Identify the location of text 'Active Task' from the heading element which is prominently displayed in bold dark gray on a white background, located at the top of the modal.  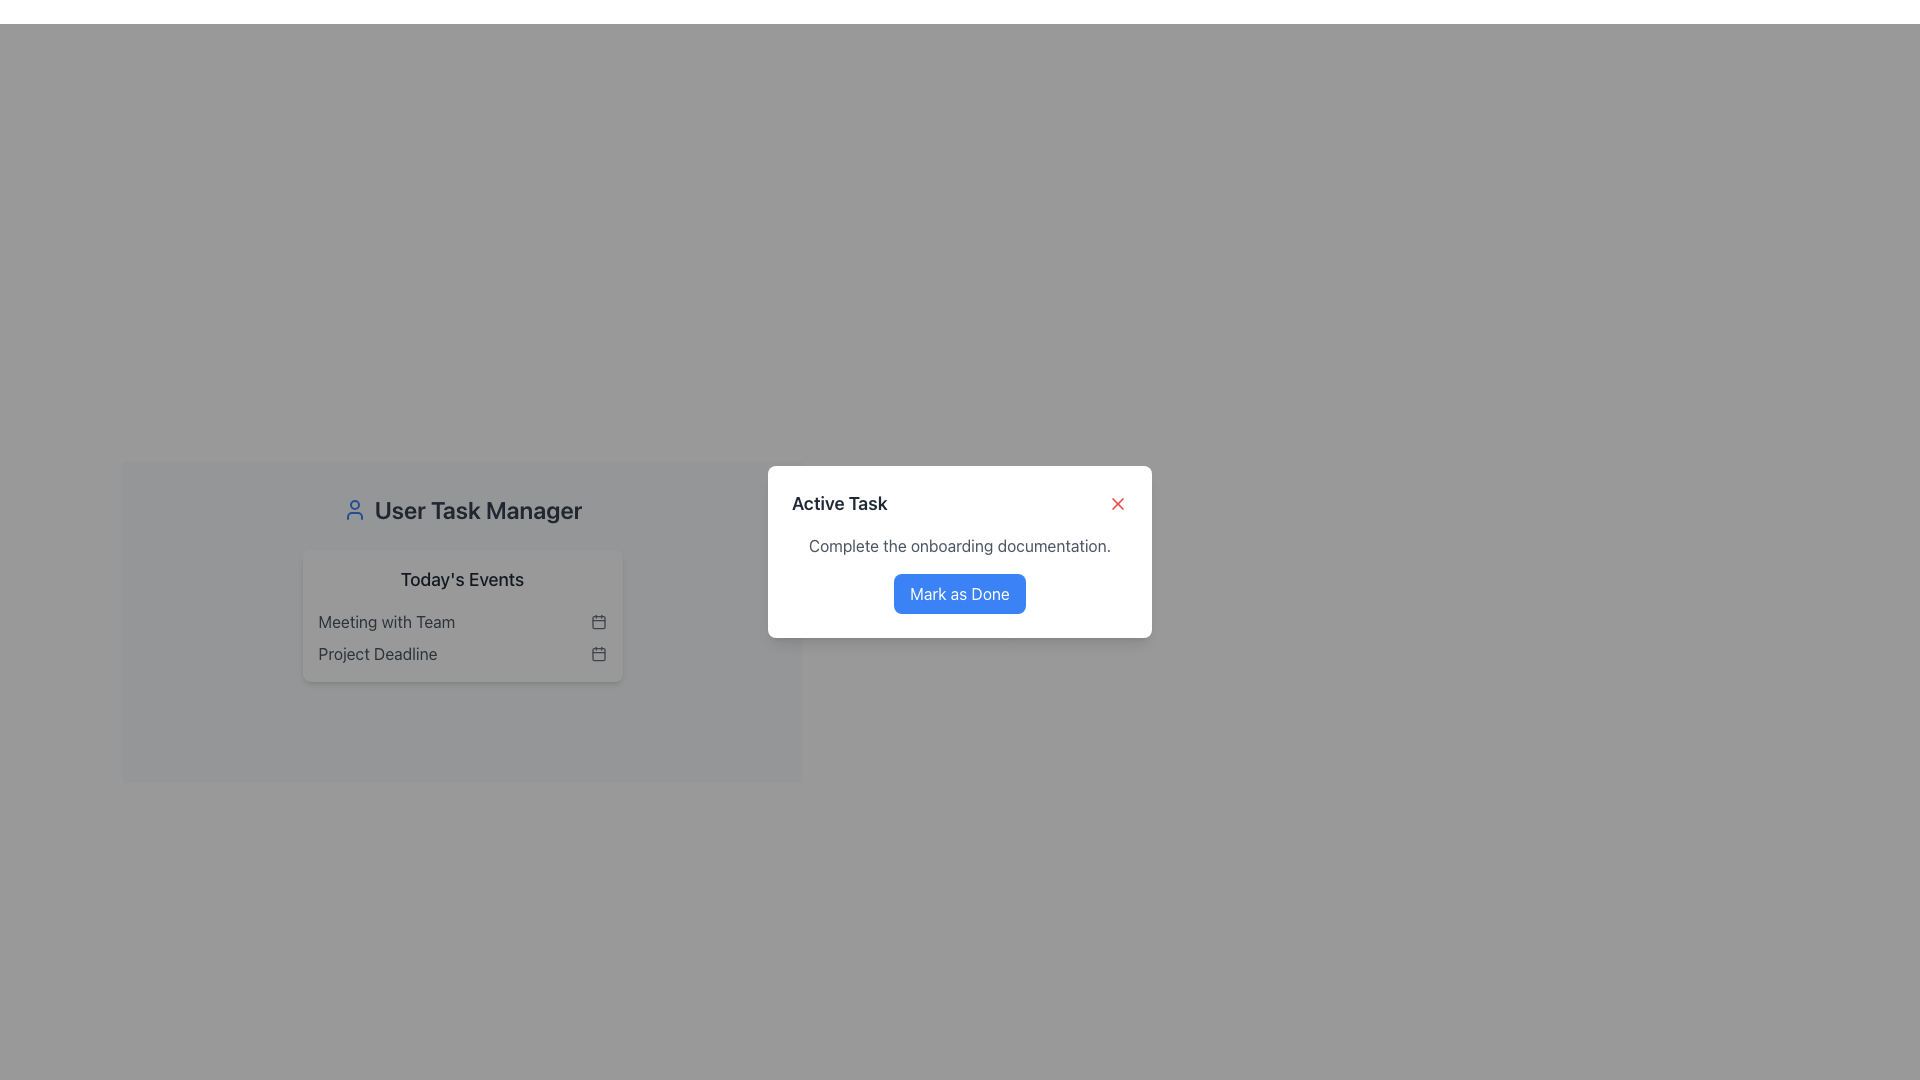
(839, 503).